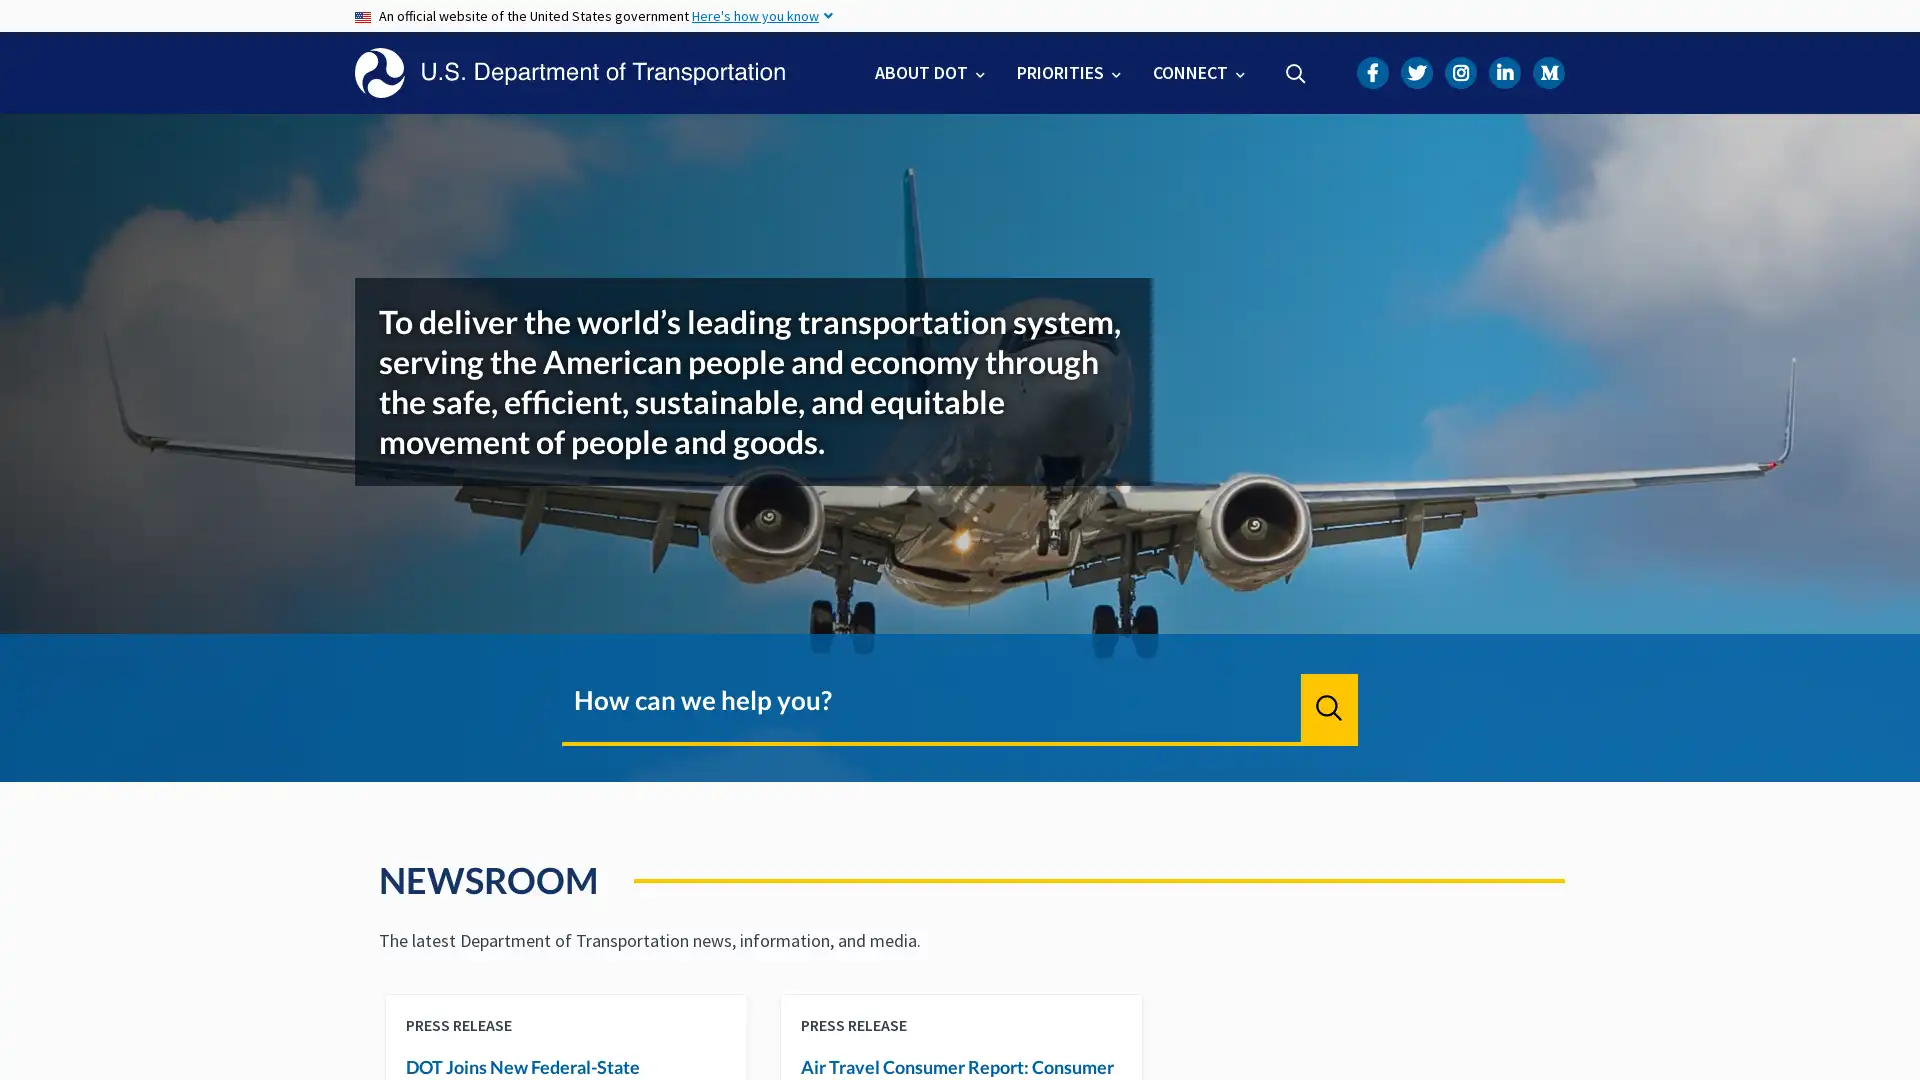  I want to click on Here's how you know, so click(761, 16).